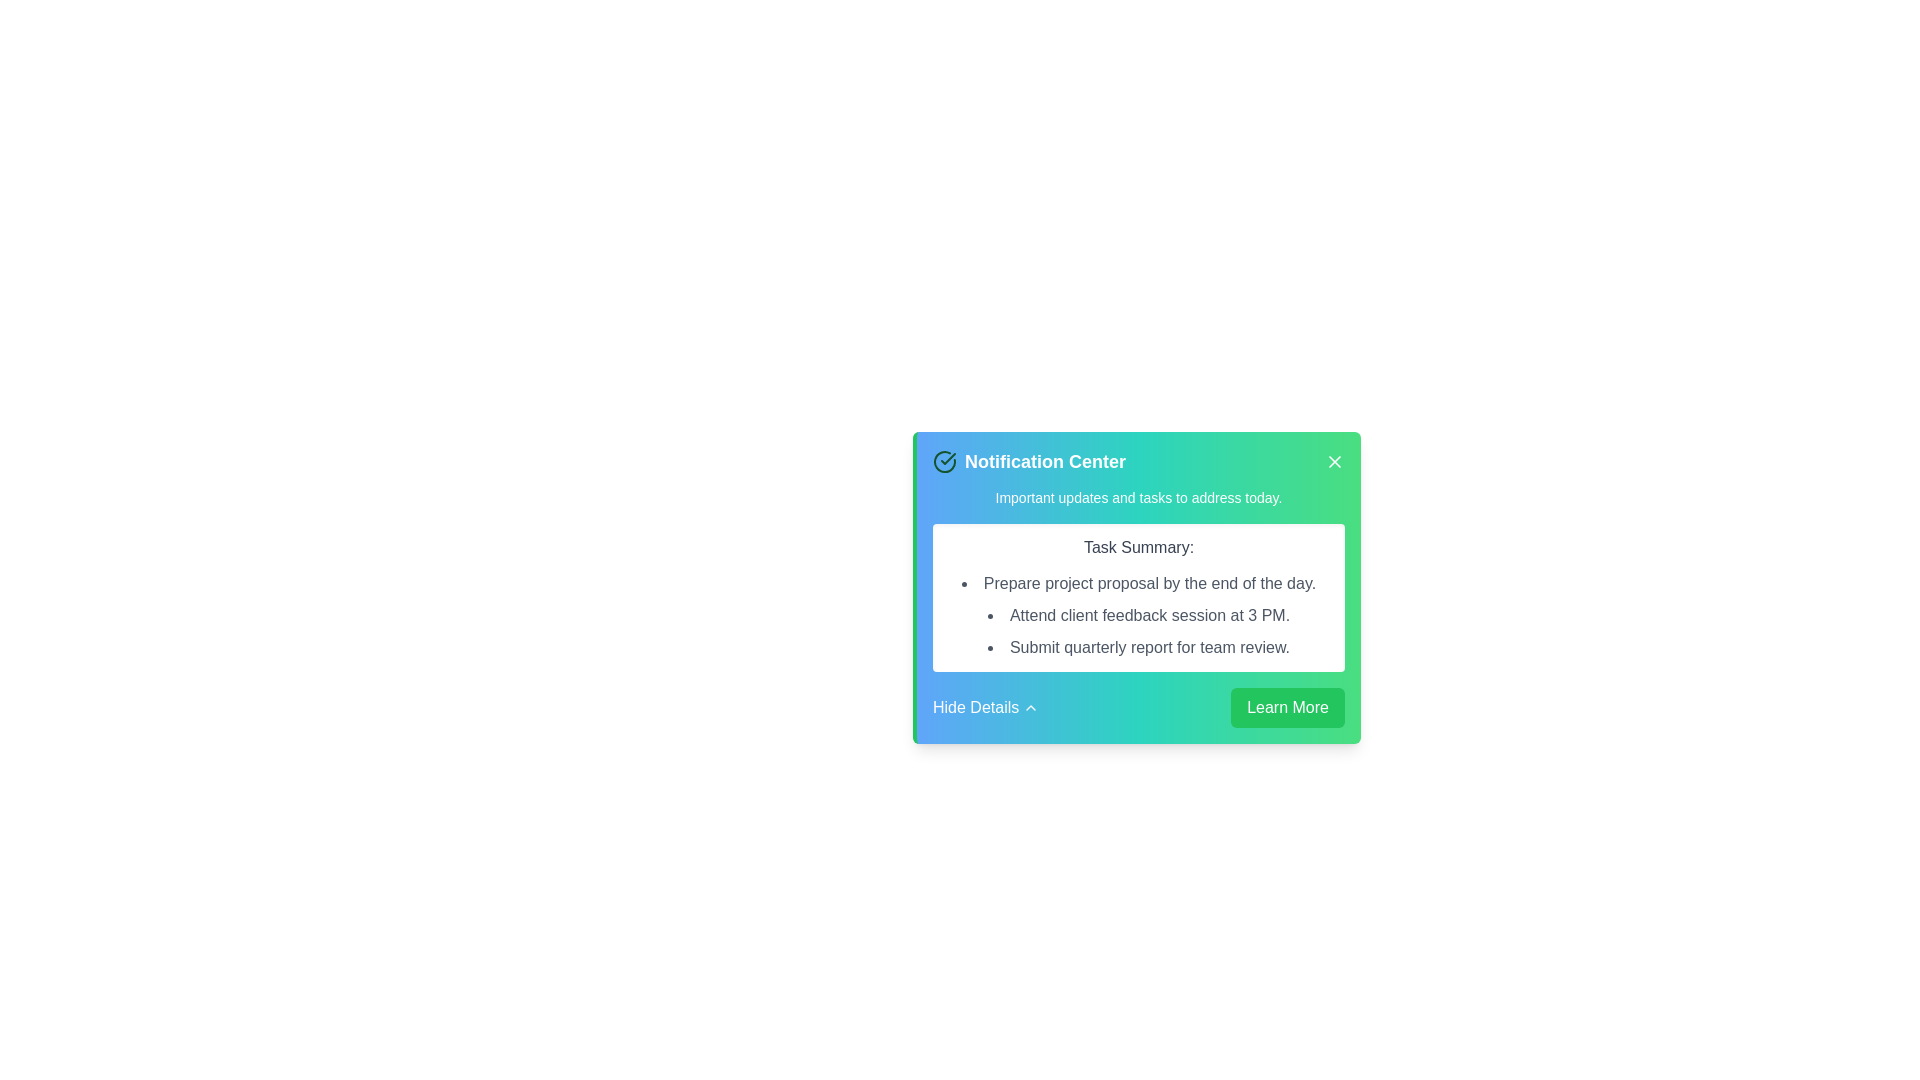  What do you see at coordinates (1029, 462) in the screenshot?
I see `the 'Notification Center' text label with a check mark icon, which is located at the top-left corner of the notification card interface` at bounding box center [1029, 462].